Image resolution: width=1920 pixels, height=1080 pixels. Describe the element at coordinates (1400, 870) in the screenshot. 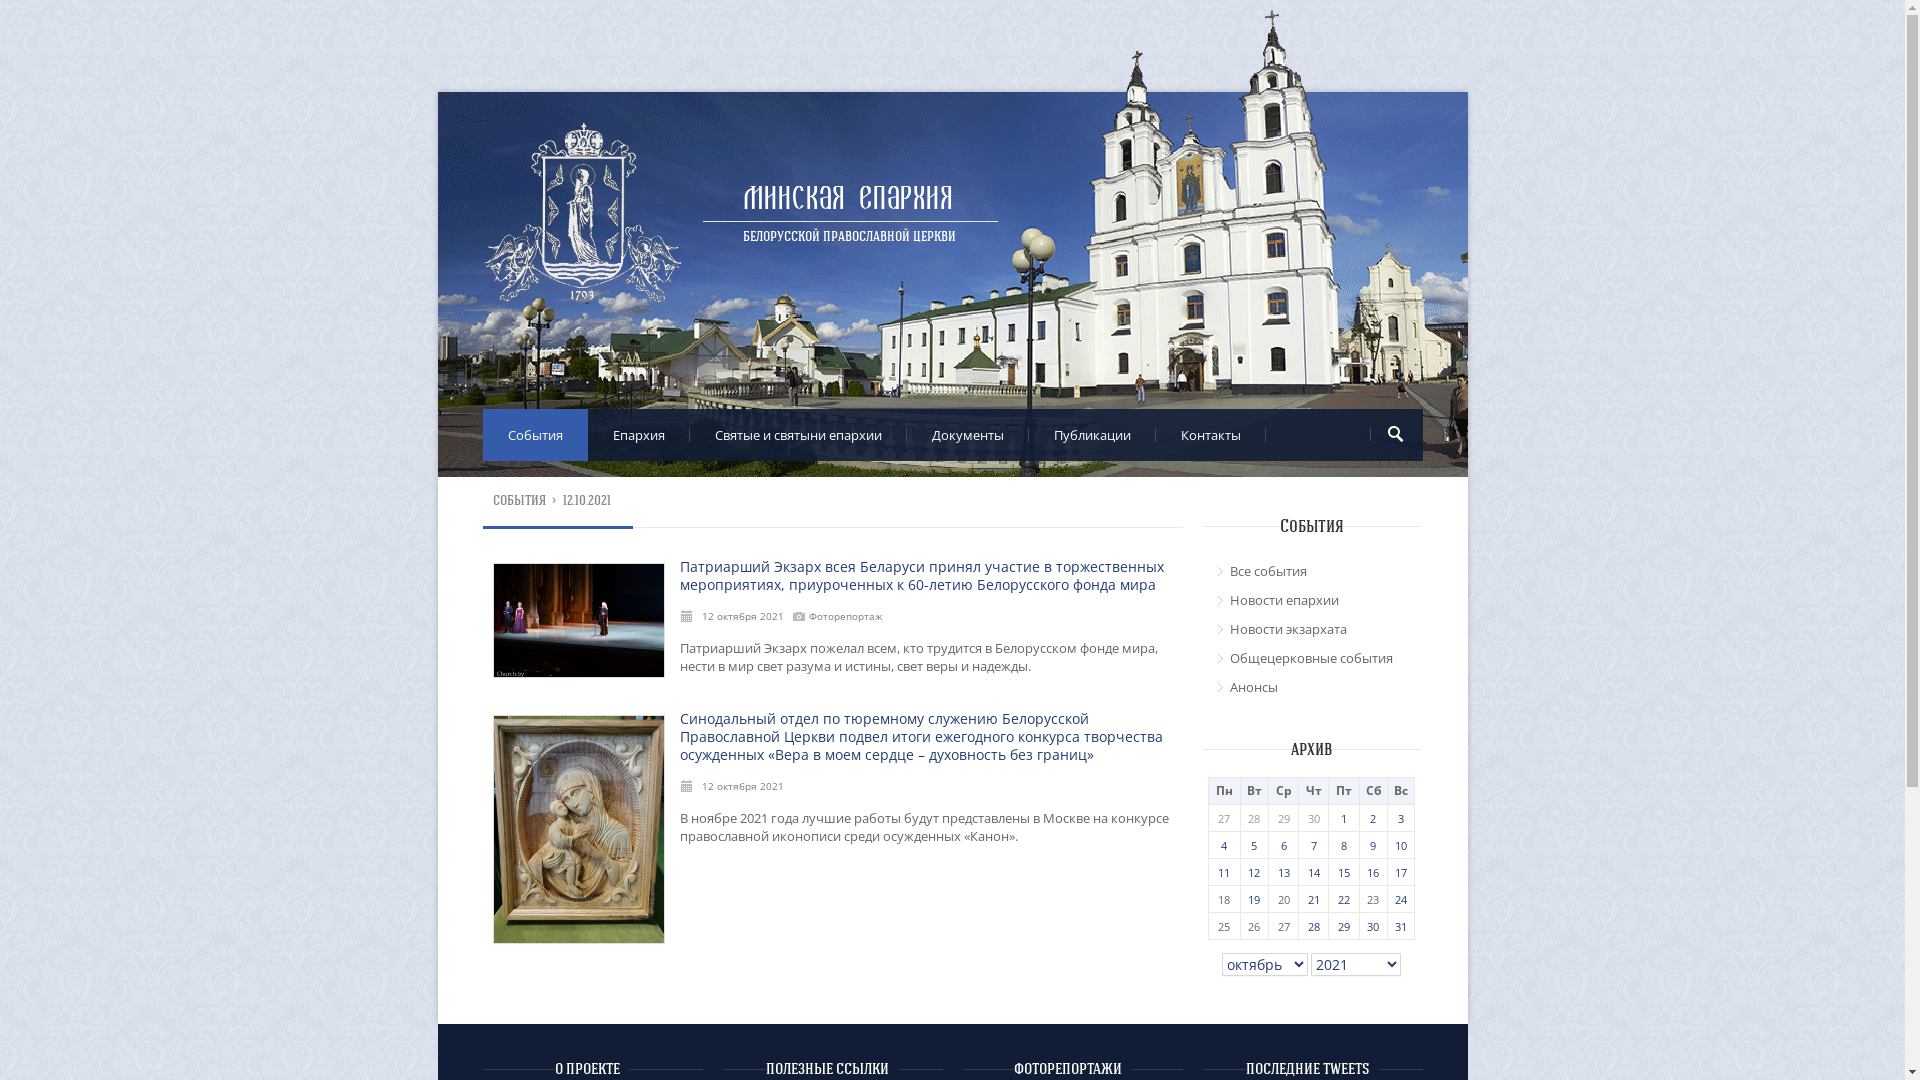

I see `'17'` at that location.